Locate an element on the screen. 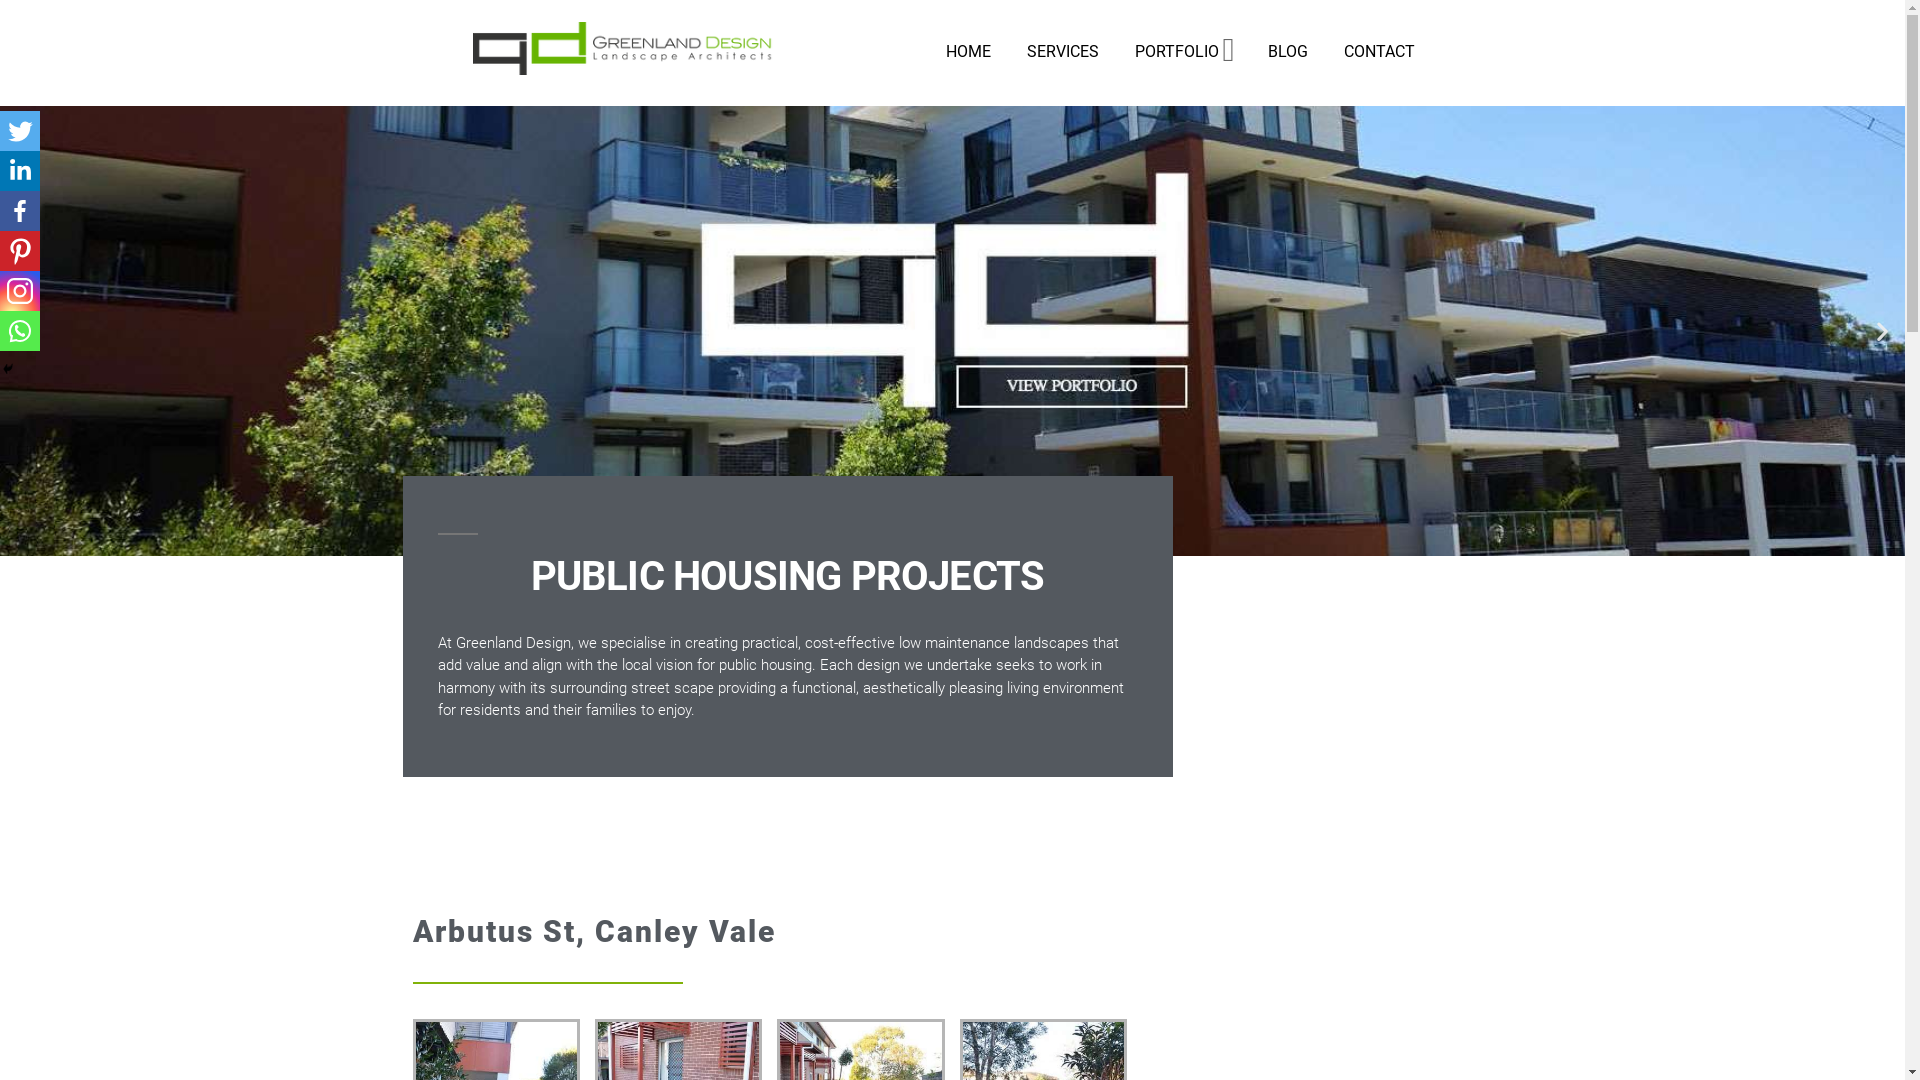 The height and width of the screenshot is (1080, 1920). 'Linkedin' is located at coordinates (19, 169).